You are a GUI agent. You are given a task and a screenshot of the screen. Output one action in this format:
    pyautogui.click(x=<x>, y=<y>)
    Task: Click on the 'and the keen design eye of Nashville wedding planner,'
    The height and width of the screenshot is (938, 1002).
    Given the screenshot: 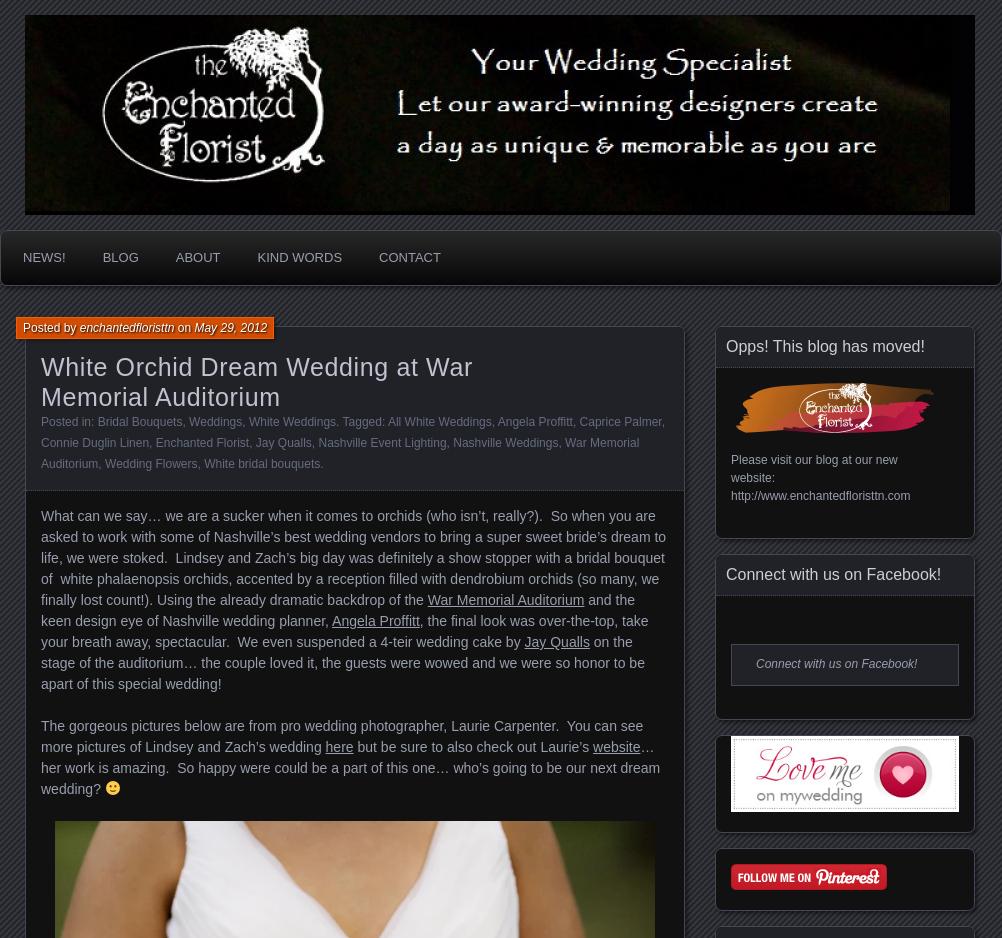 What is the action you would take?
    pyautogui.click(x=337, y=610)
    